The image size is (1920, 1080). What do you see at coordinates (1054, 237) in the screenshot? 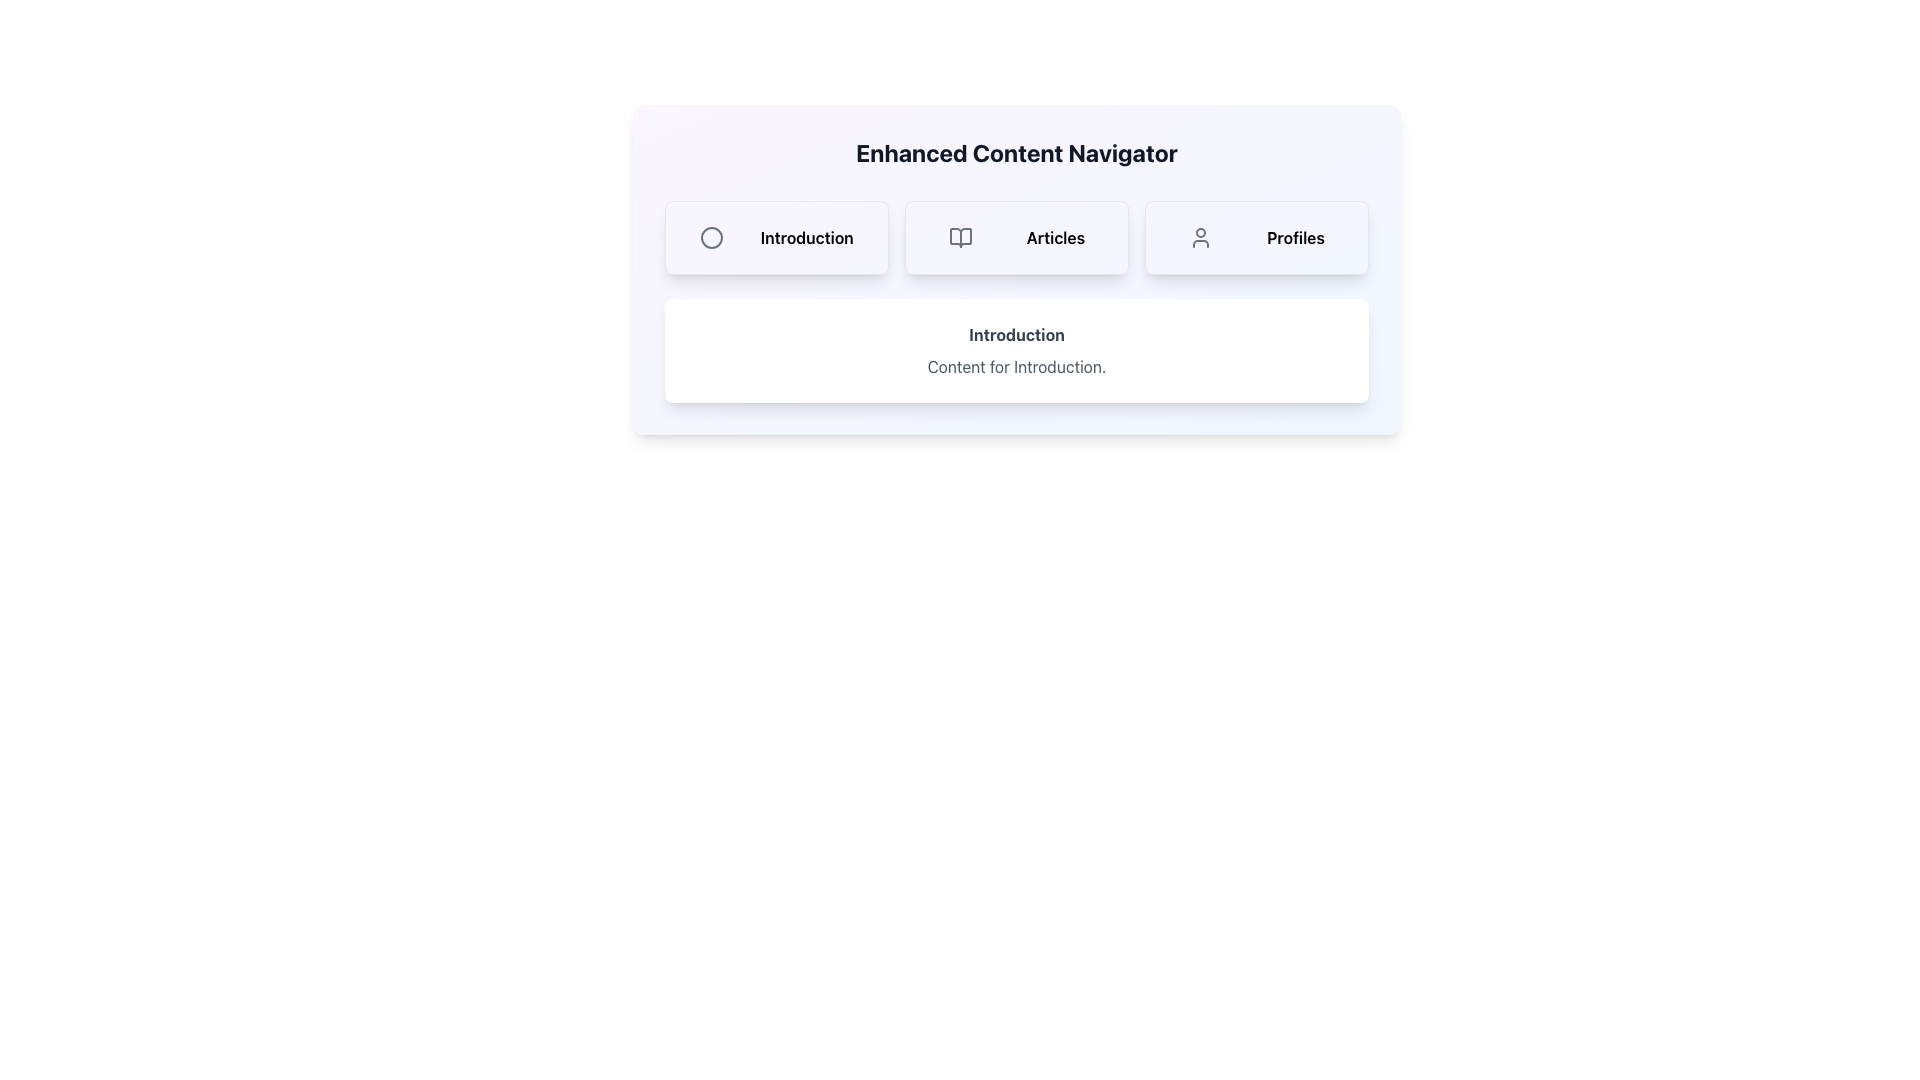
I see `the bold 'Articles' text label located in the navigation bar` at bounding box center [1054, 237].